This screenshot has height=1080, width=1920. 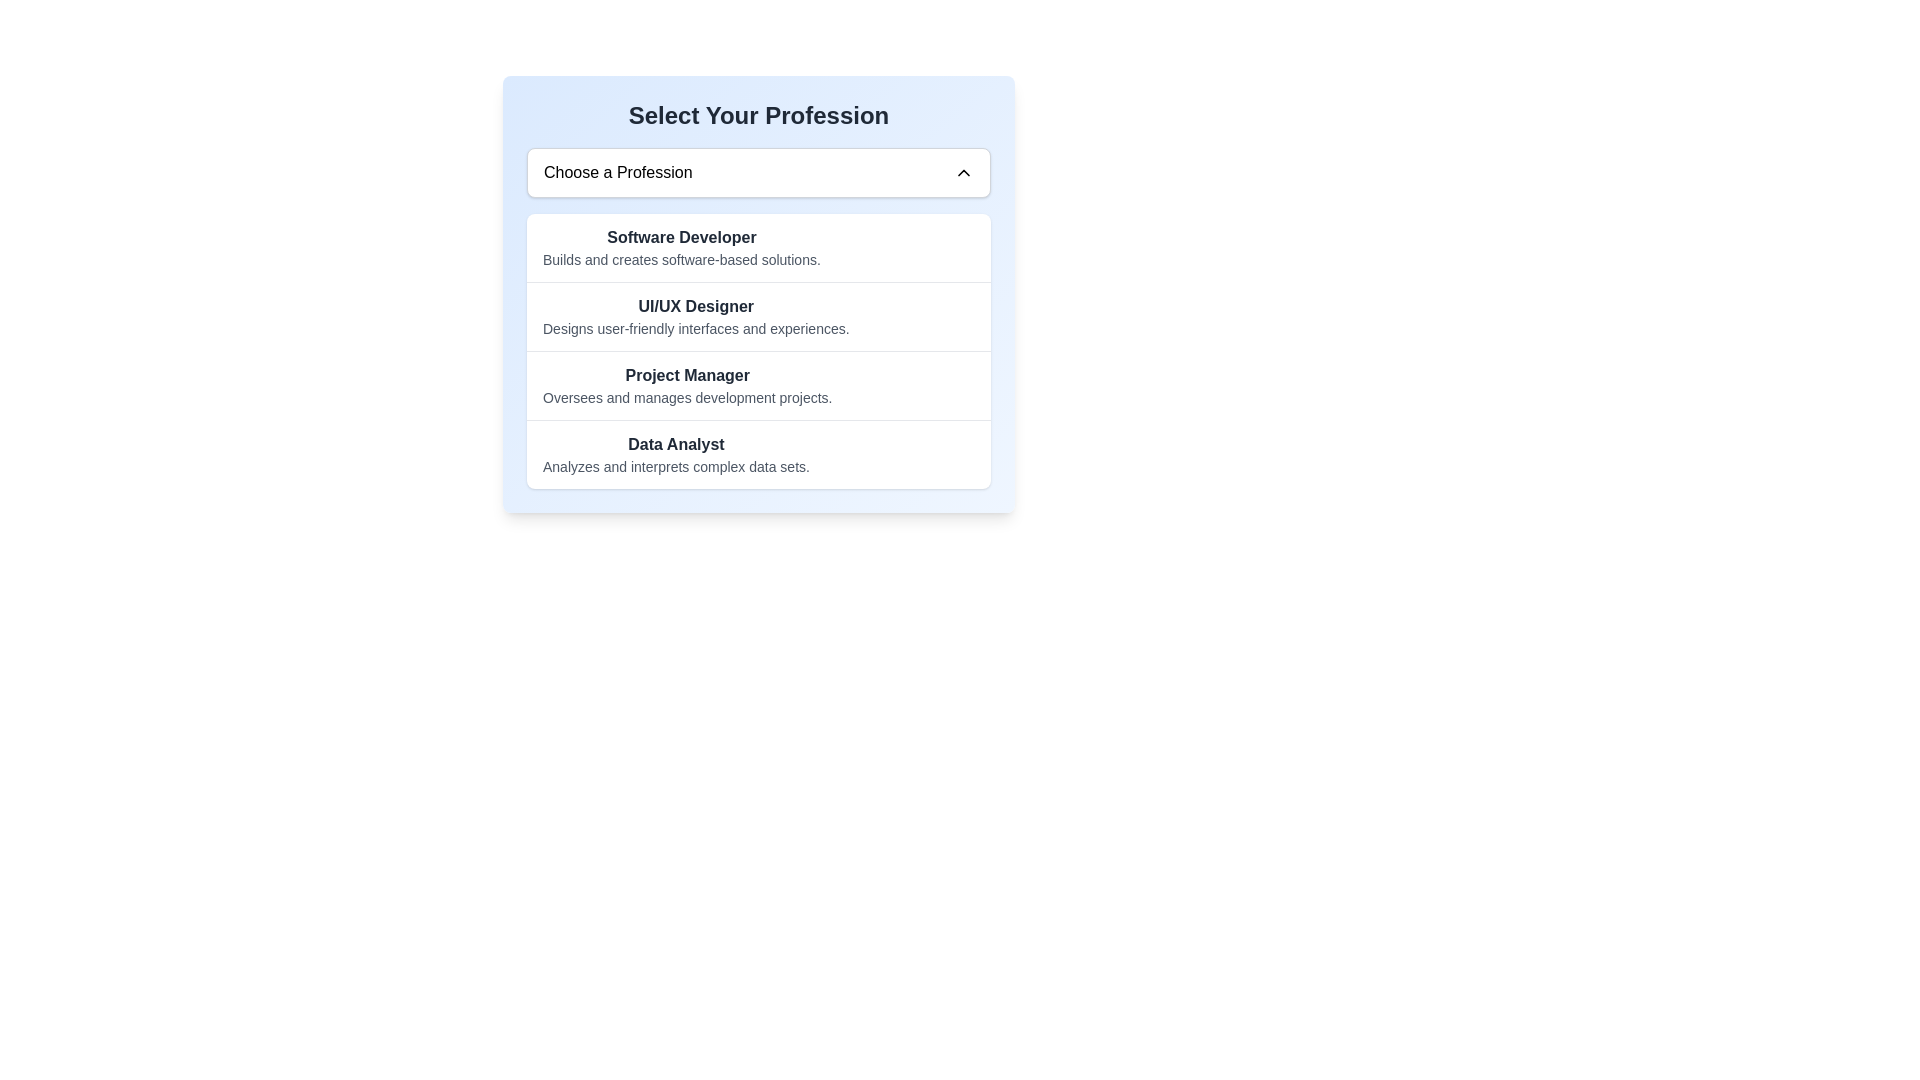 I want to click on the selectable list item for 'UI/UX Designer', so click(x=757, y=293).